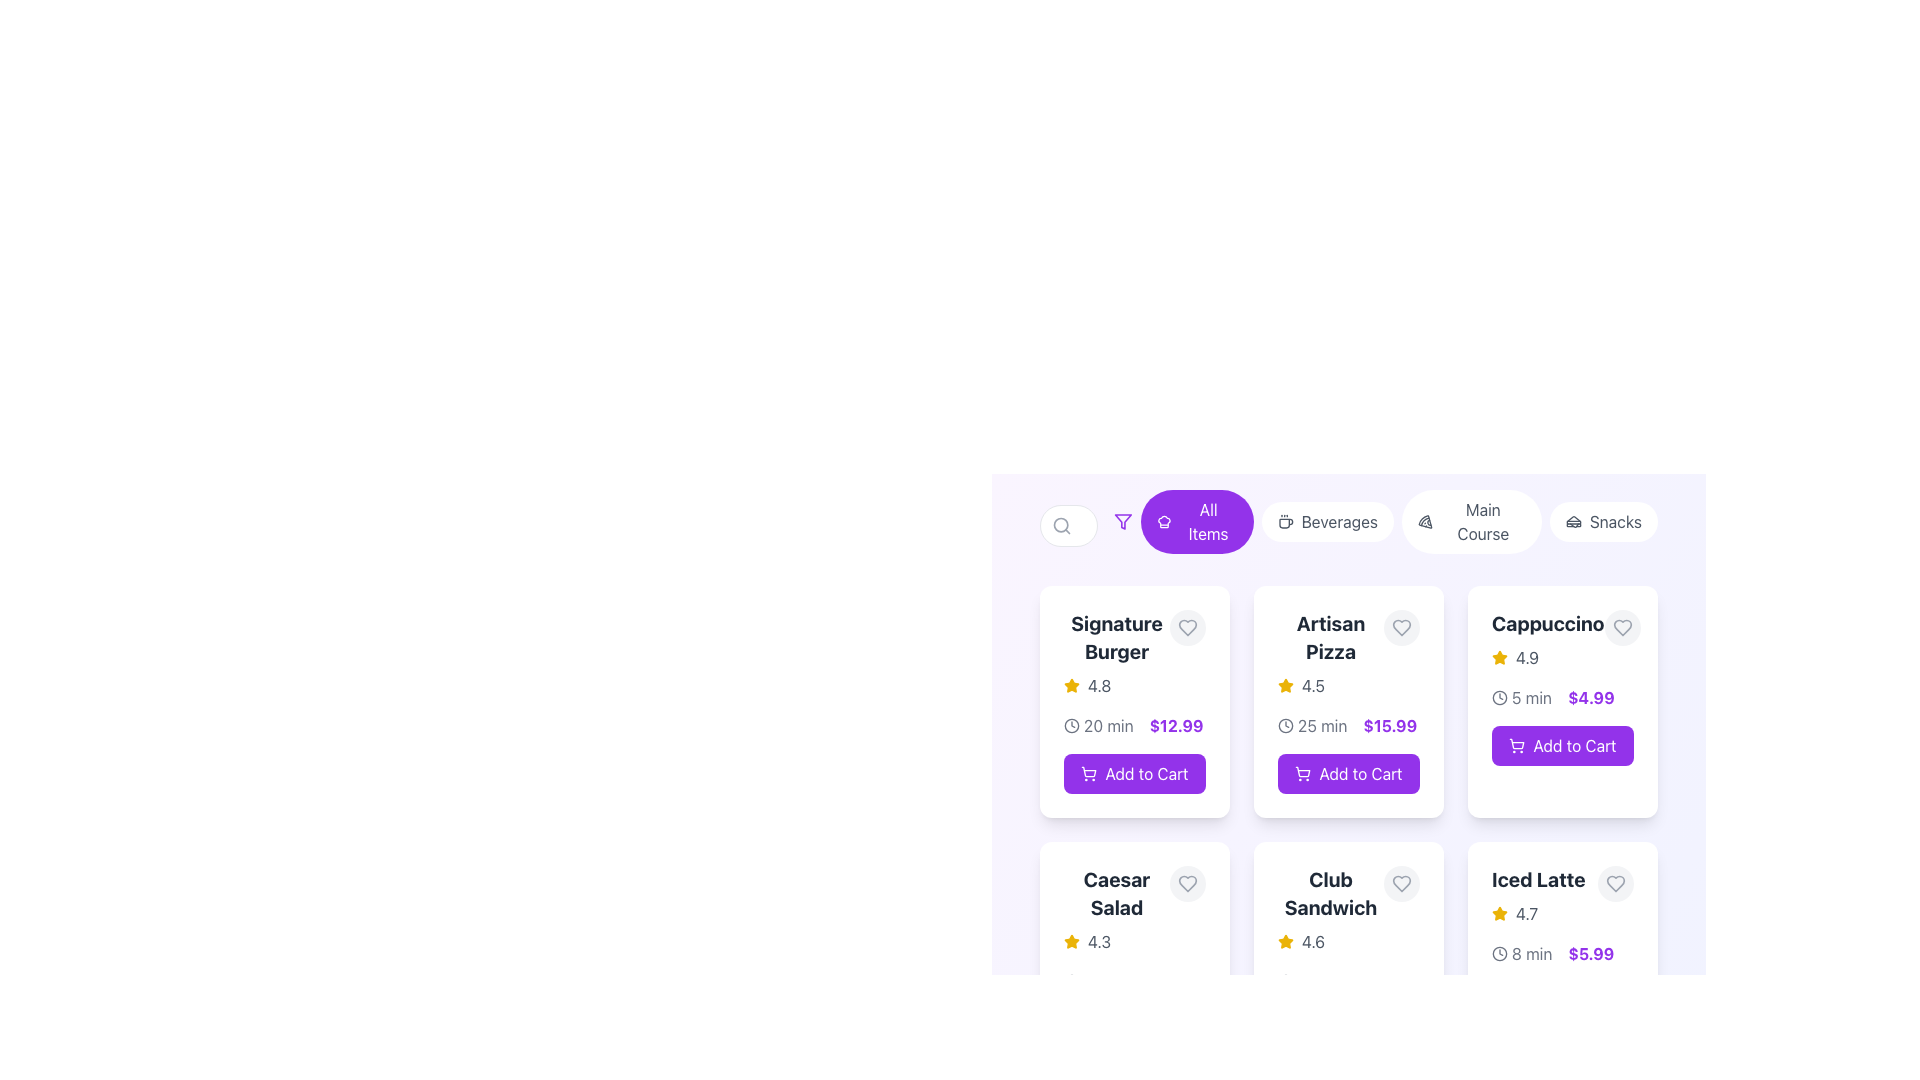  What do you see at coordinates (1521, 952) in the screenshot?
I see `text '8 min' displayed in the gray font label with a clock icon on the left, located within the 'Iced Latte' card at the bottom-right of the menu grid` at bounding box center [1521, 952].